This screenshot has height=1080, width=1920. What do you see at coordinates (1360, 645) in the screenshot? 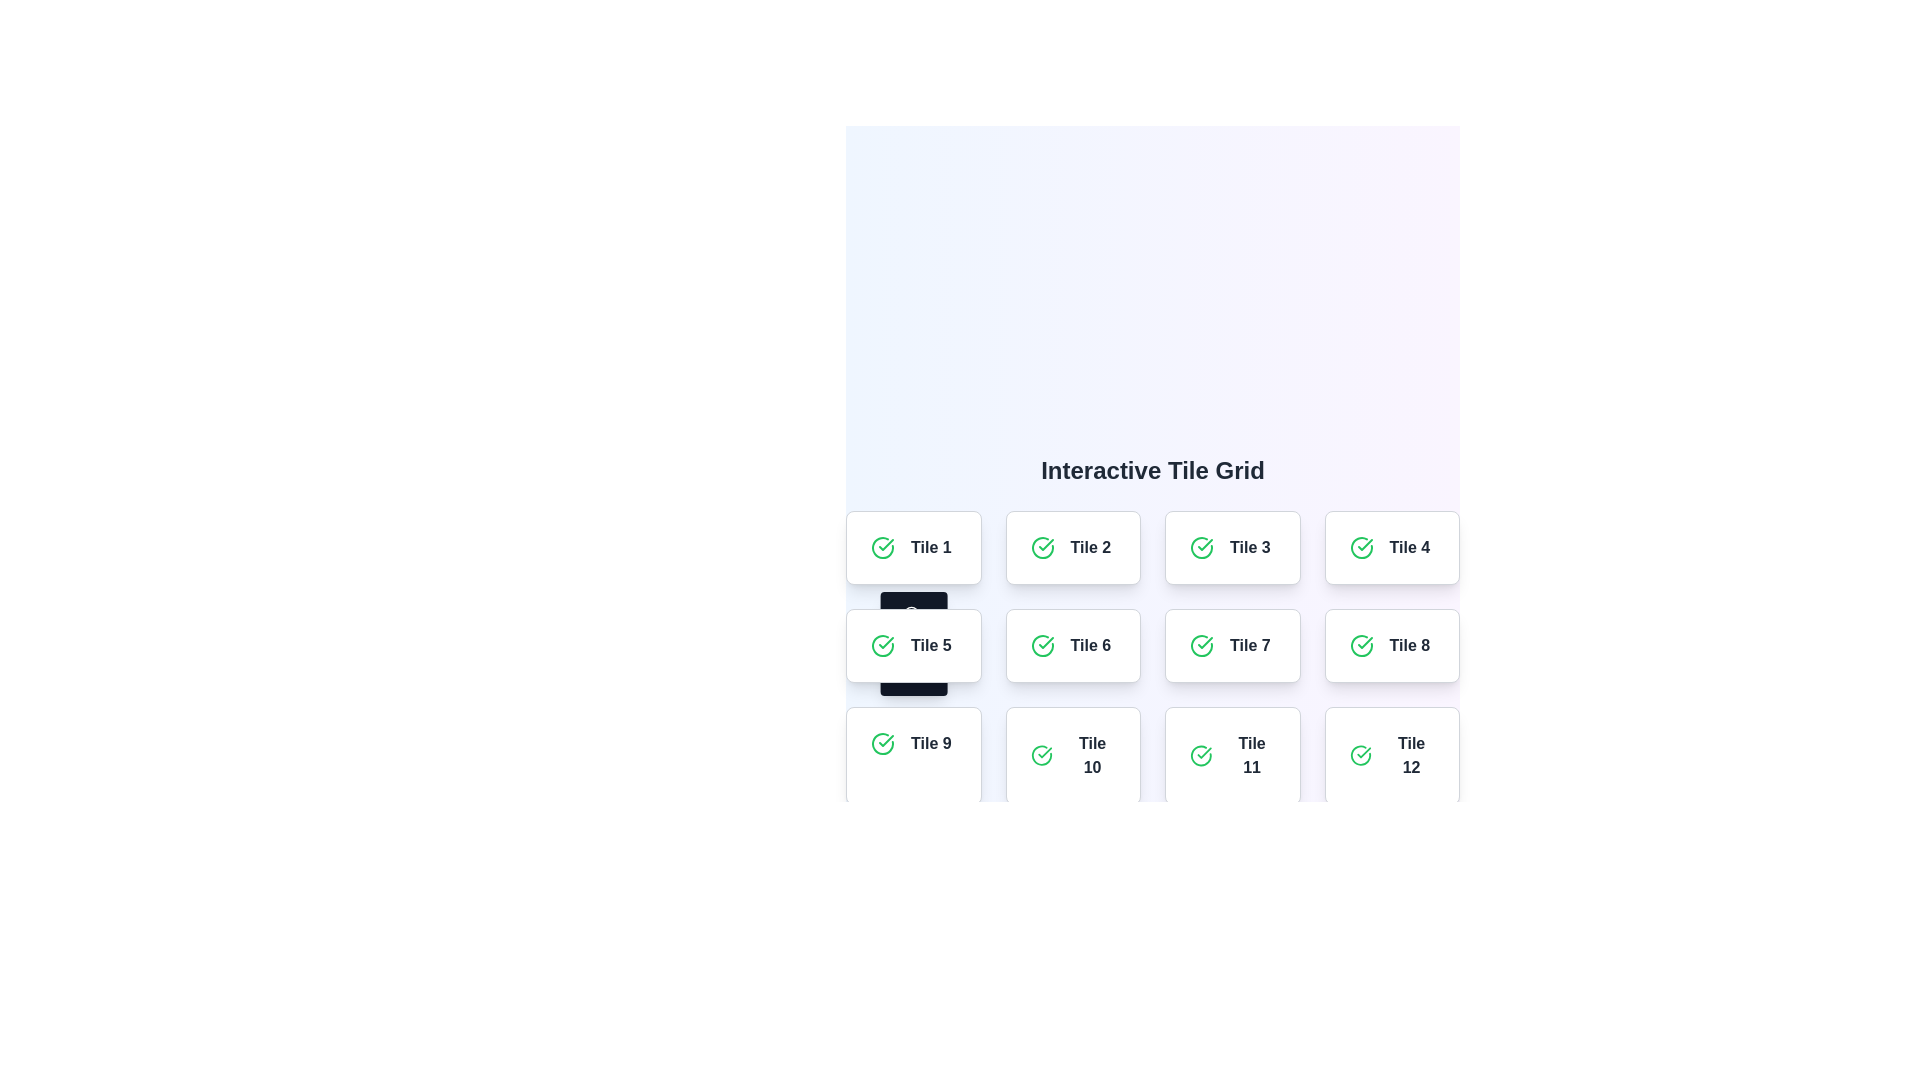
I see `the status represented by the circular graphical icon with a checkmark associated with 'Tile 8'` at bounding box center [1360, 645].